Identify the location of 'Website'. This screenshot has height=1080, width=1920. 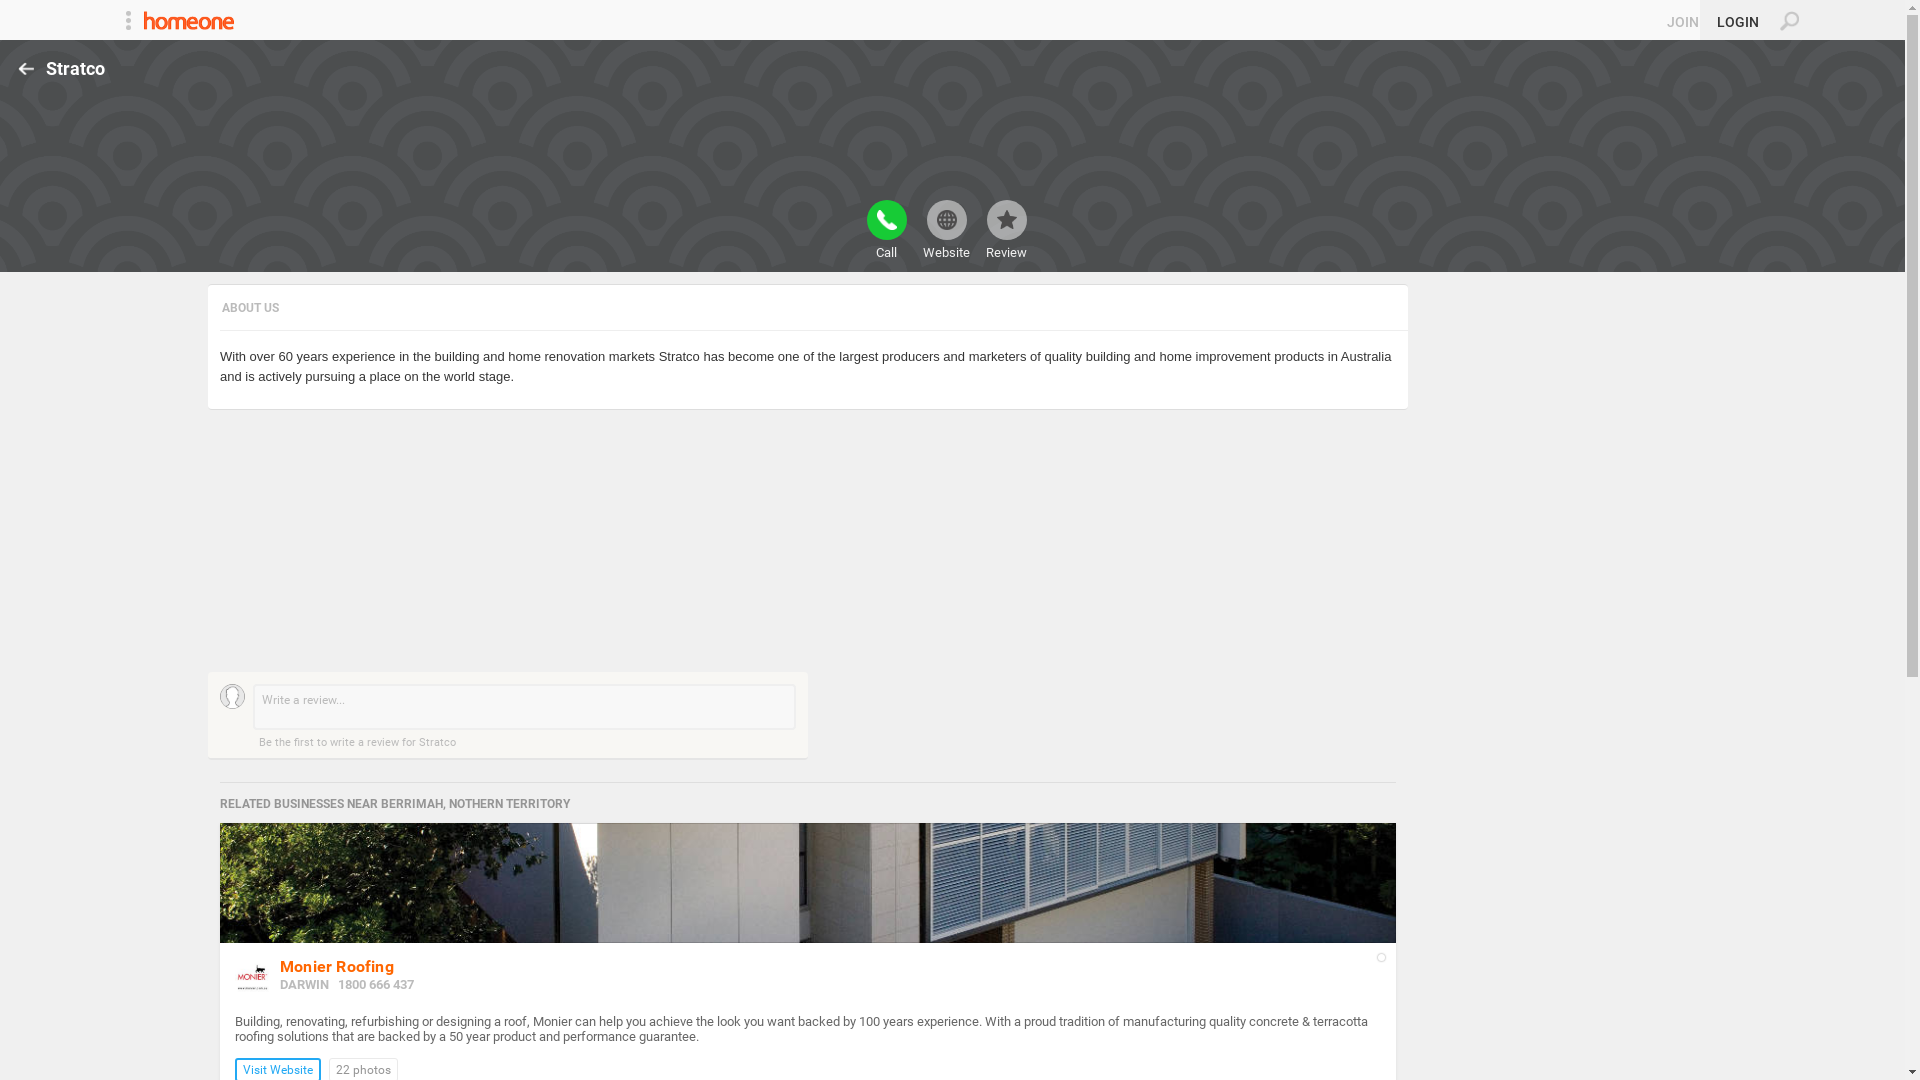
(944, 229).